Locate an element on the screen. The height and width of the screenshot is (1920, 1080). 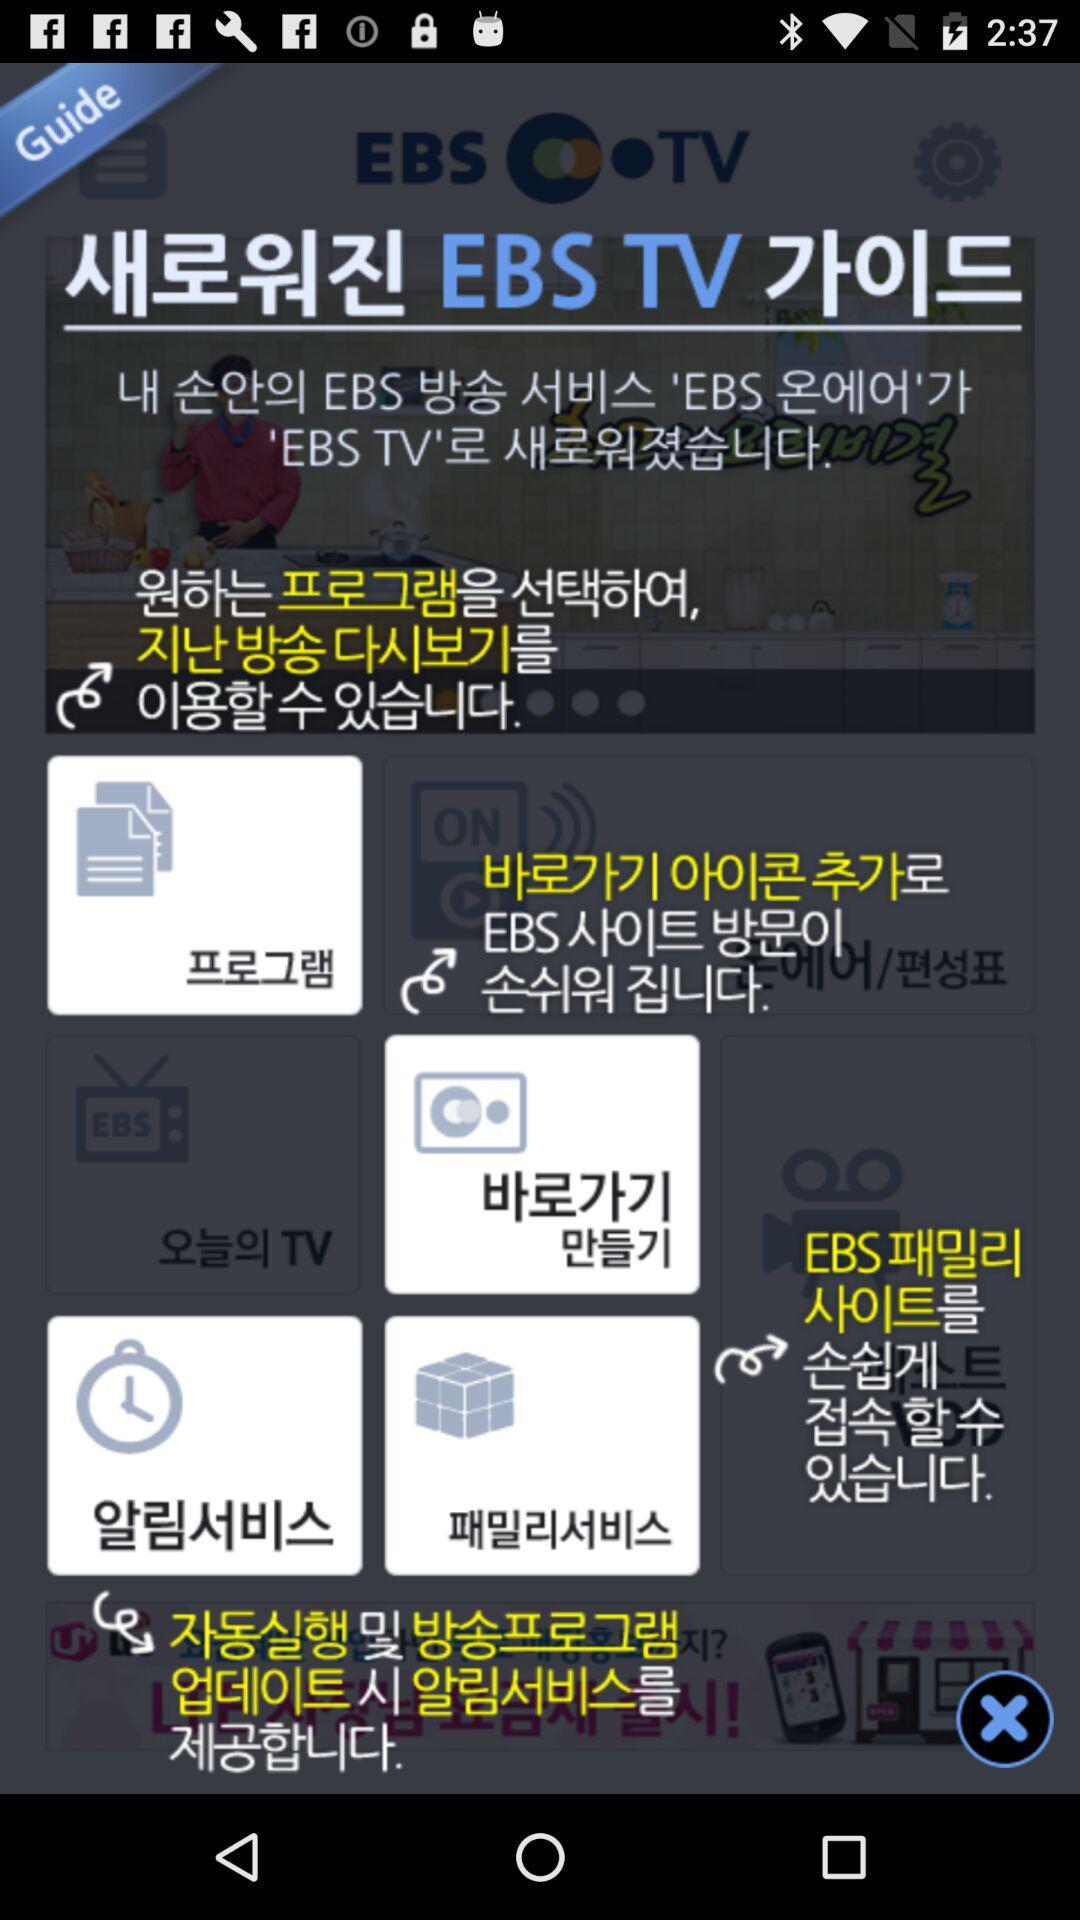
the text which is above the cube is located at coordinates (538, 1231).